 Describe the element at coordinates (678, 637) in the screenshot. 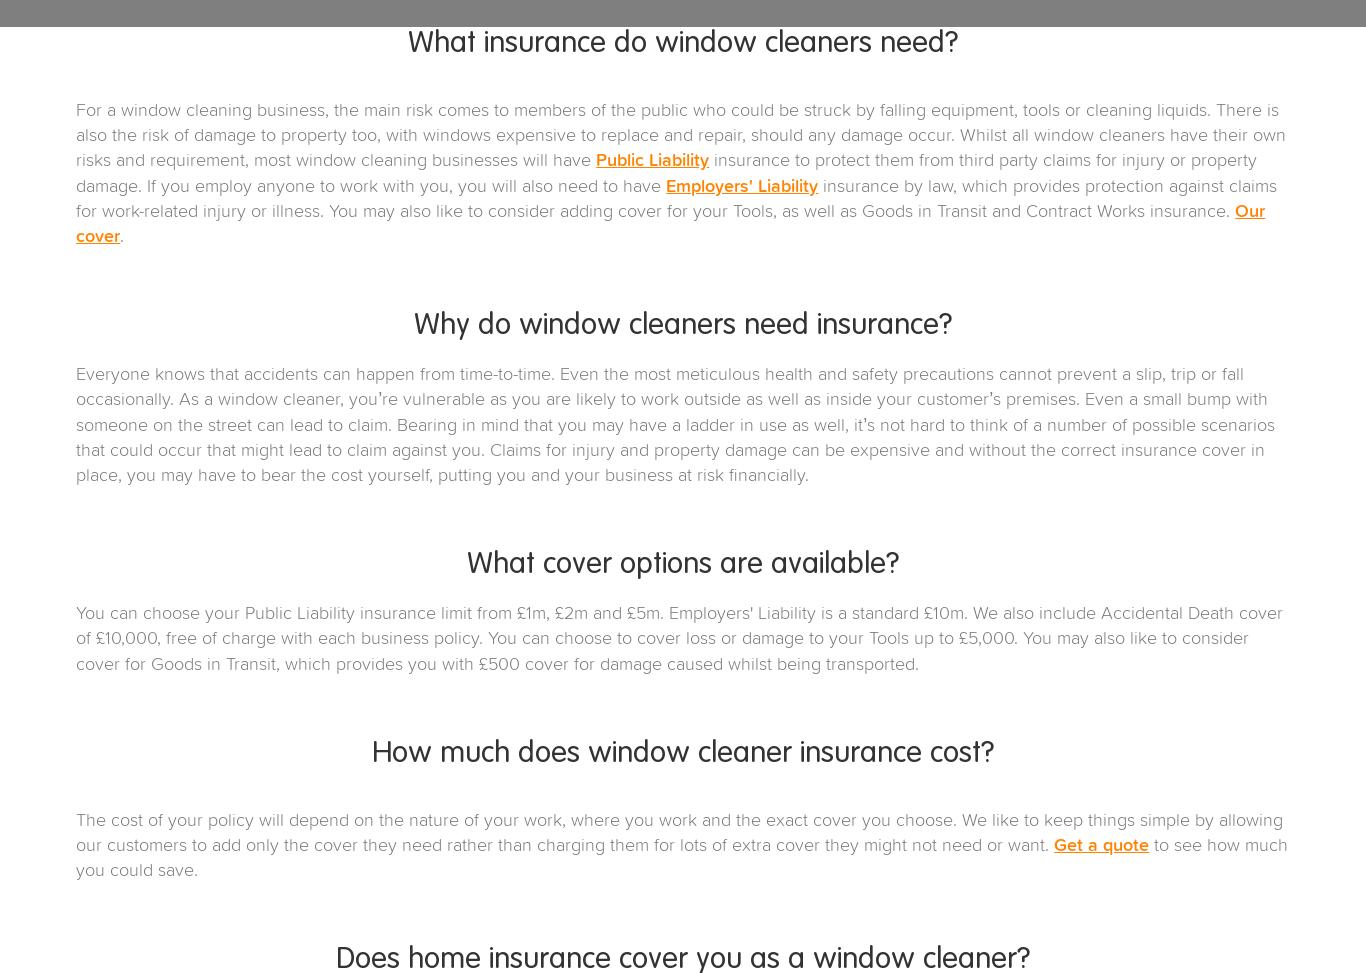

I see `'You can choose your Public Liability insurance limit from £1m, £2m and £5m. Employers' Liability is a standard £10m. We also include Accidental Death cover of £10,000, free of charge with each business policy. You can choose to cover loss or damage to your Tools  up to £5,000. You may also like to consider cover for Goods in Transit, which provides you with £500 cover for damage caused whilst being transported.'` at that location.